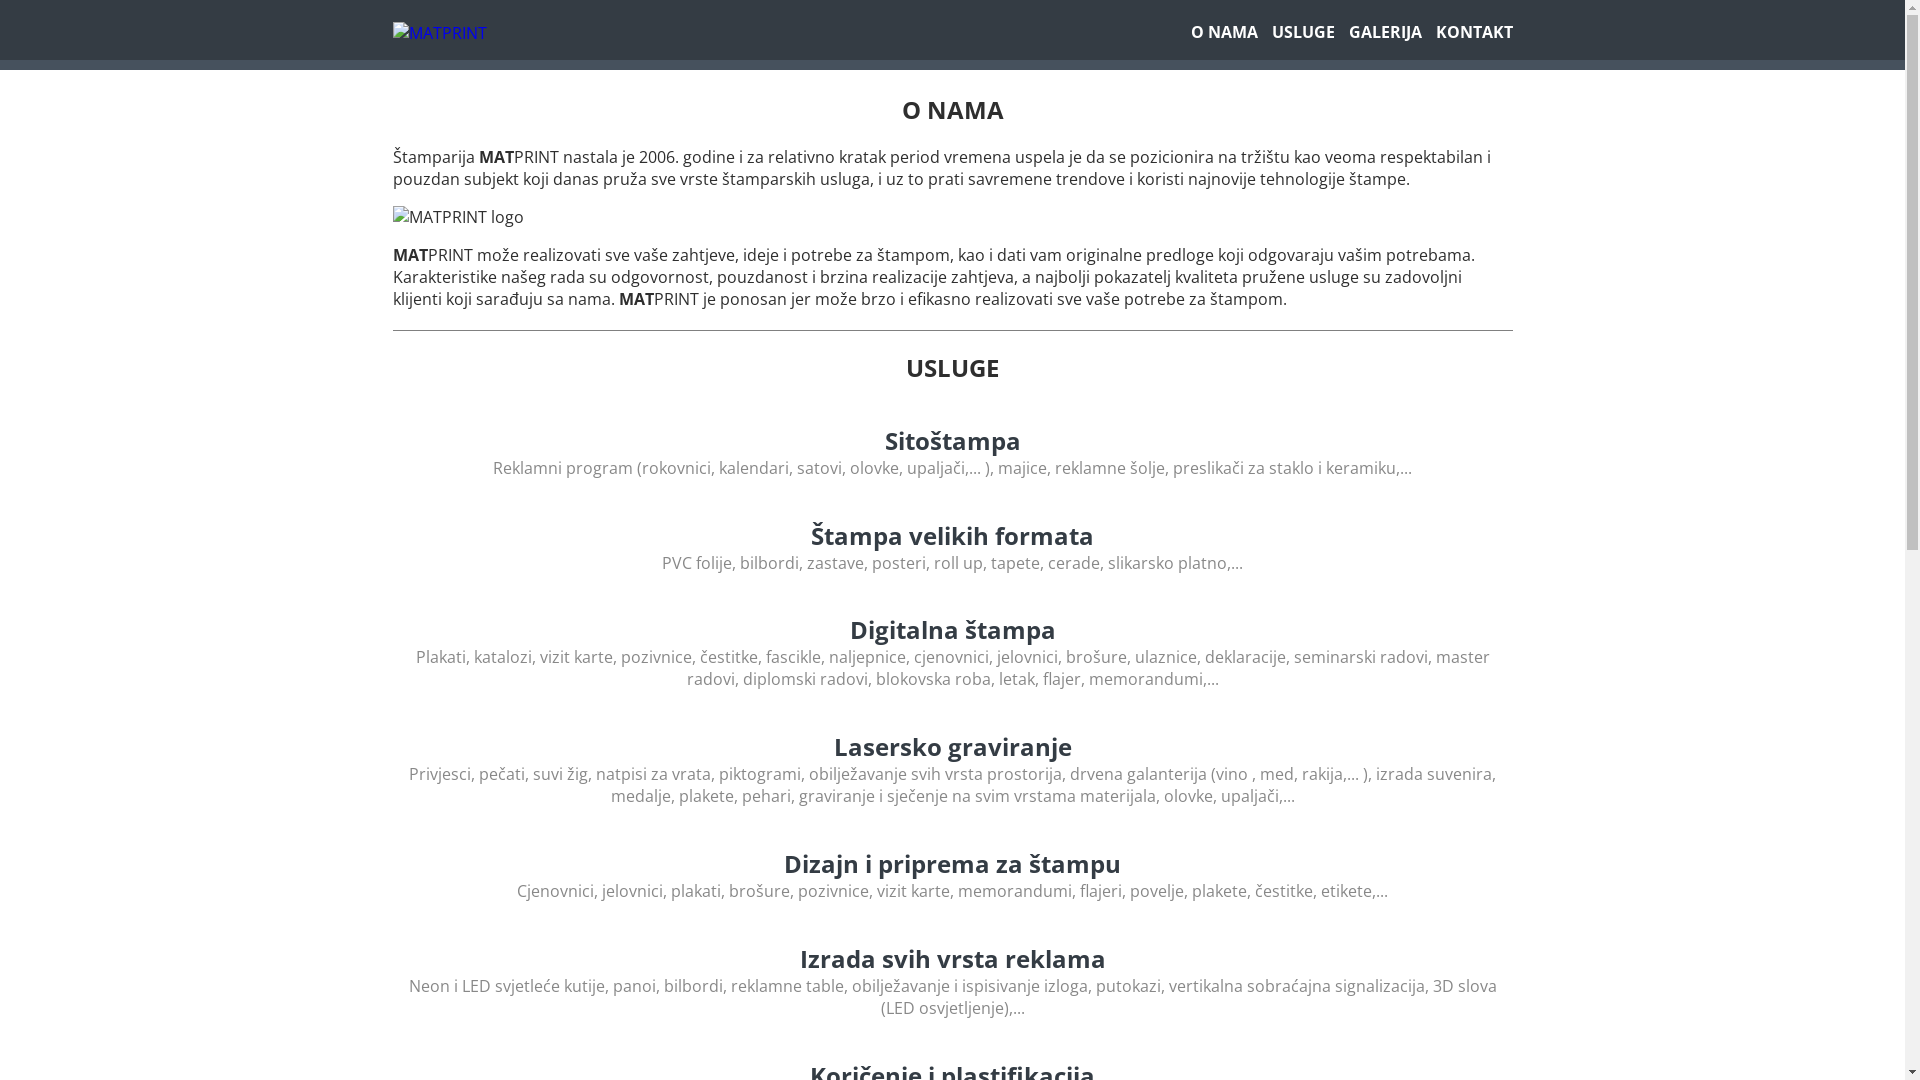  Describe the element at coordinates (1434, 31) in the screenshot. I see `'KONTAKT'` at that location.